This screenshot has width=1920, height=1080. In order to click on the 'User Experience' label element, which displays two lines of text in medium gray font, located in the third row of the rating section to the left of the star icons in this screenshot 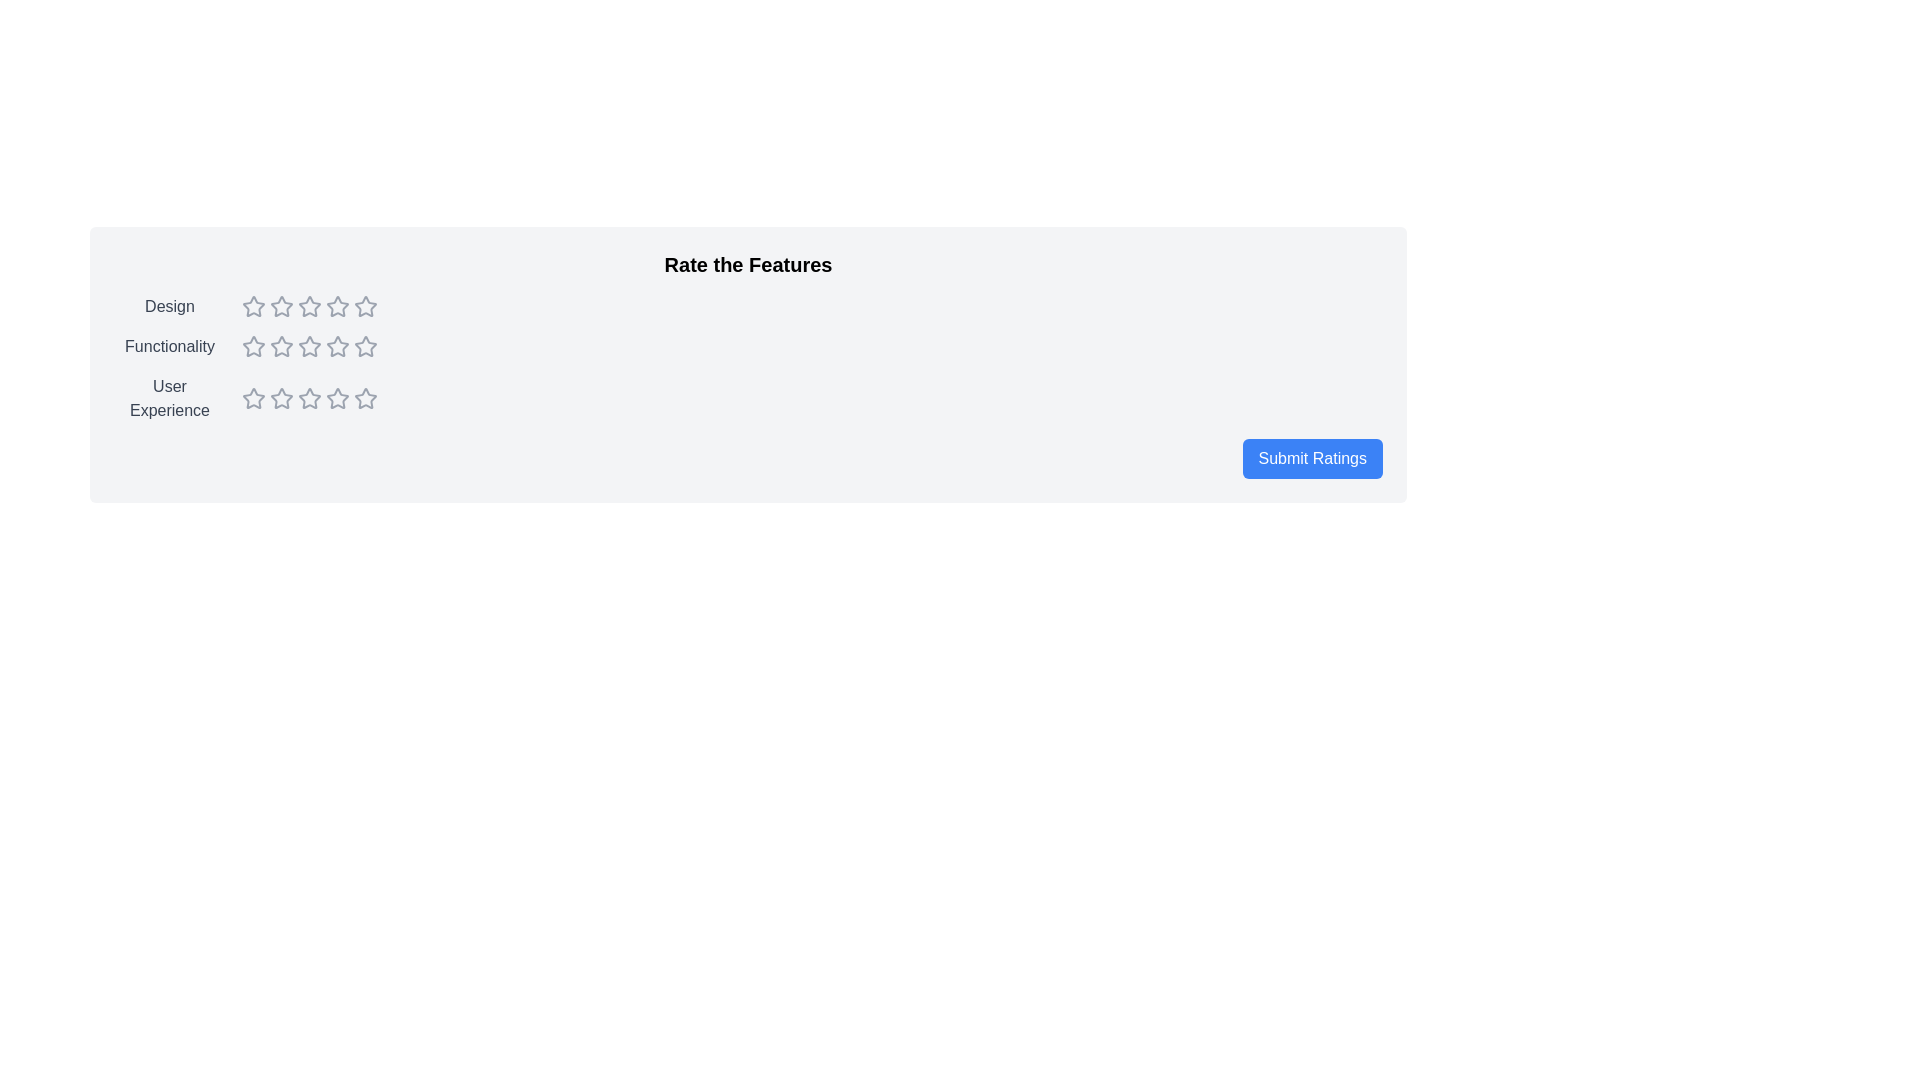, I will do `click(169, 398)`.